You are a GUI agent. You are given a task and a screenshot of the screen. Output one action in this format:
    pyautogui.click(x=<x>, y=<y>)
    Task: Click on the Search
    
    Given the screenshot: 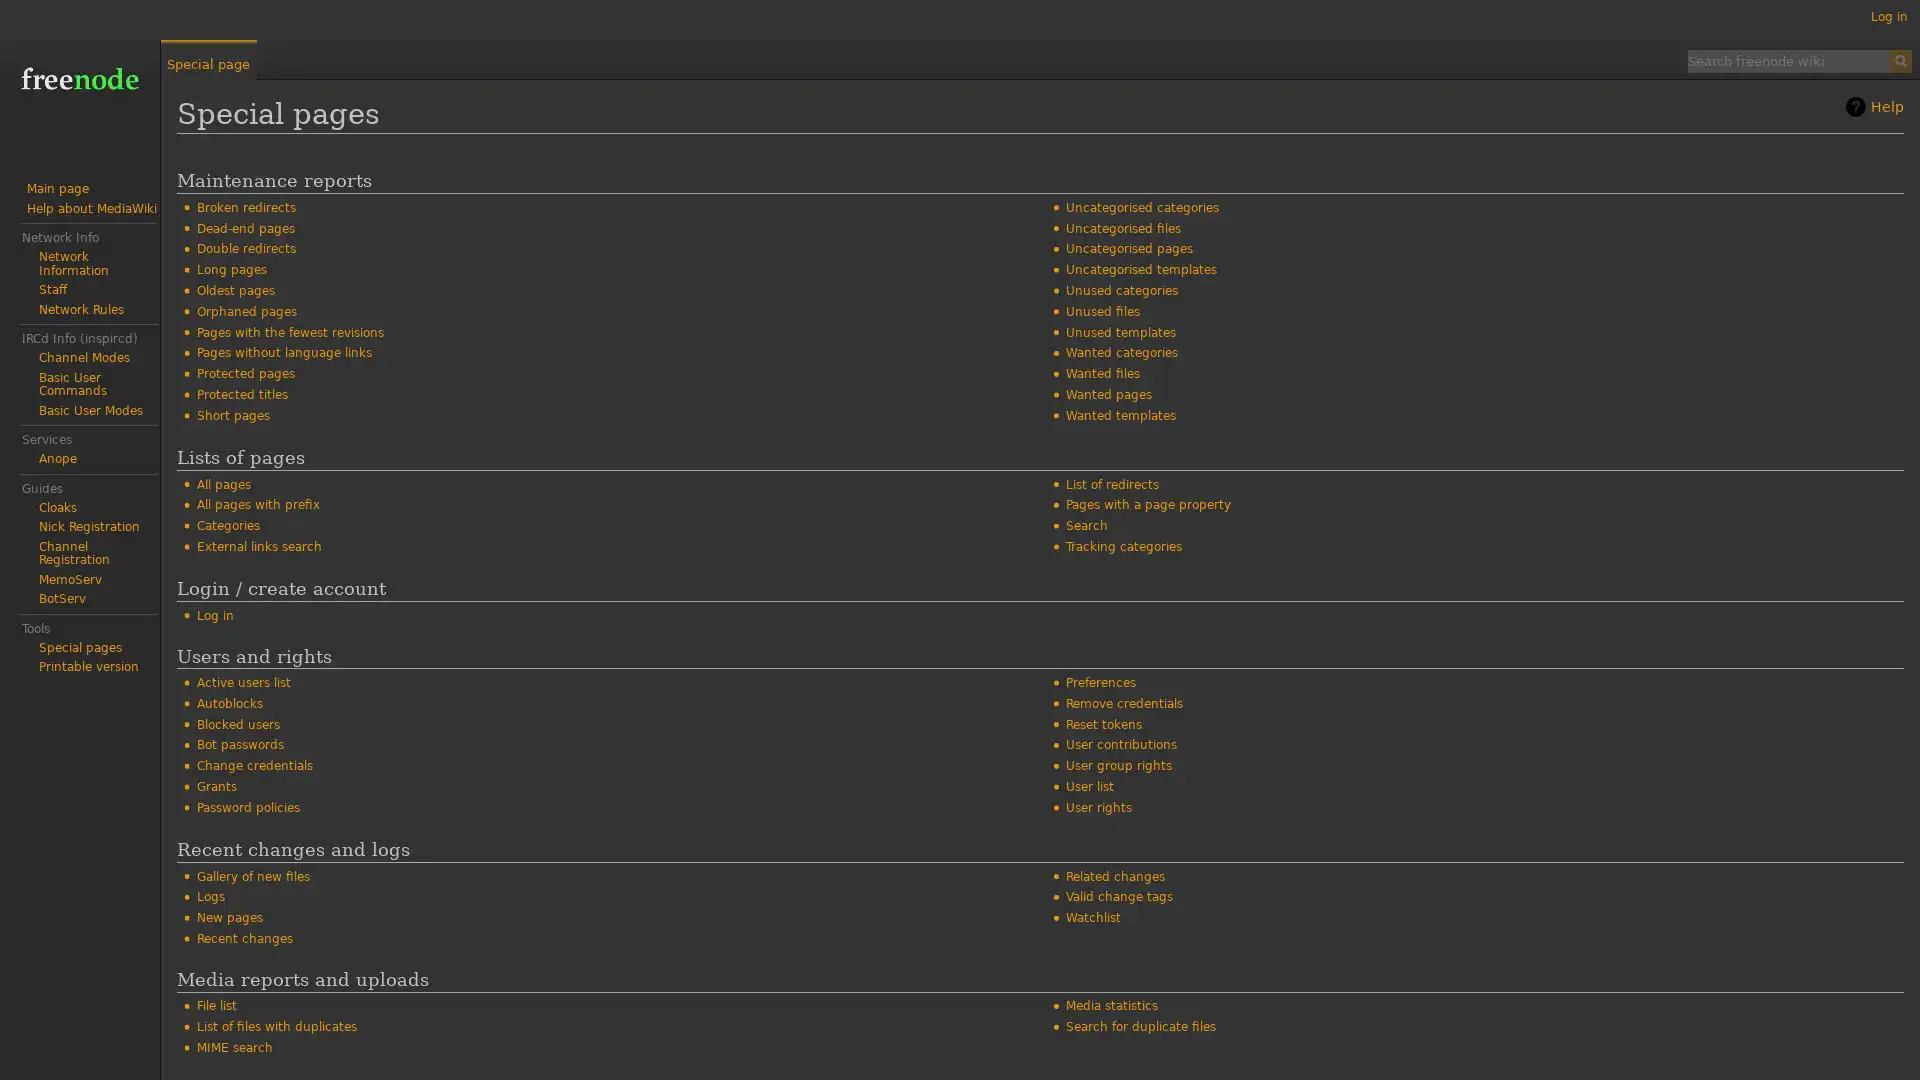 What is the action you would take?
    pyautogui.click(x=1899, y=60)
    